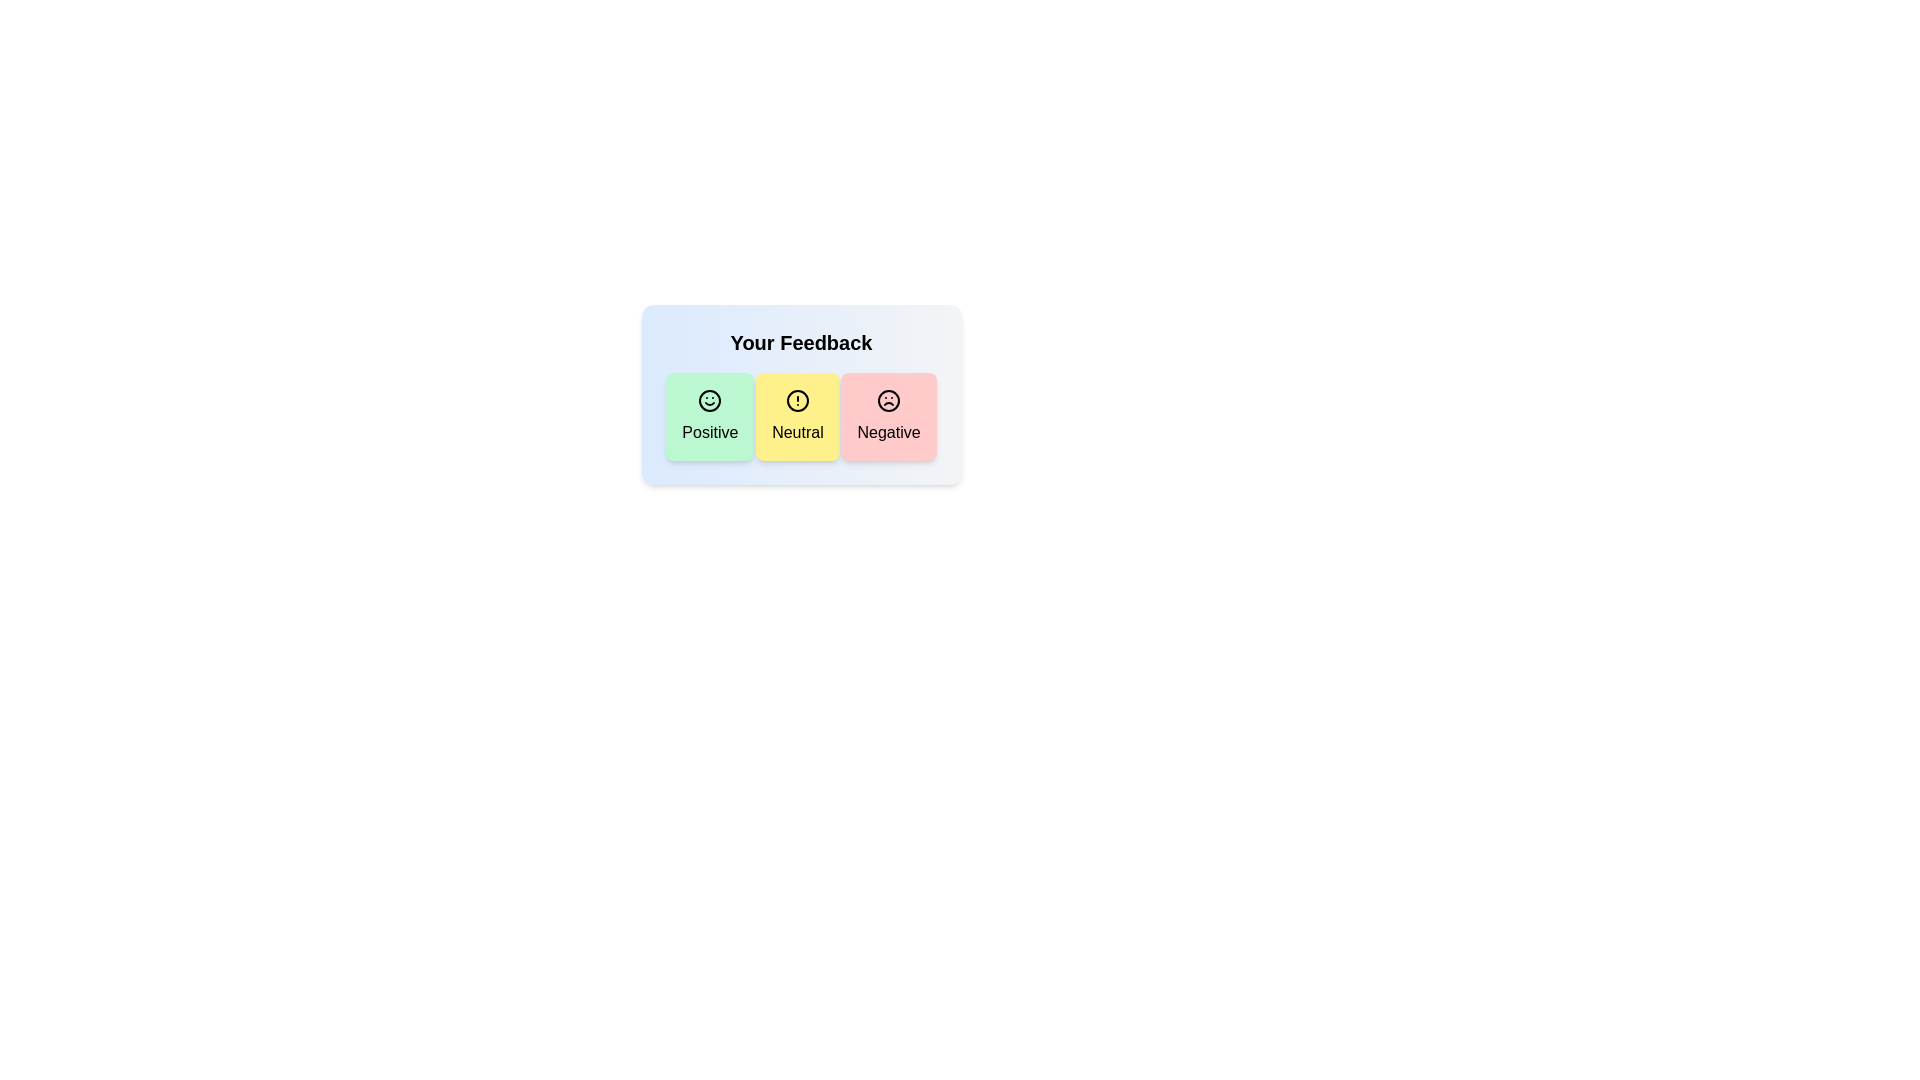 The image size is (1920, 1080). Describe the element at coordinates (710, 401) in the screenshot. I see `the positive feedback icon located above the text label 'Positive' in the feedback selection interface` at that location.